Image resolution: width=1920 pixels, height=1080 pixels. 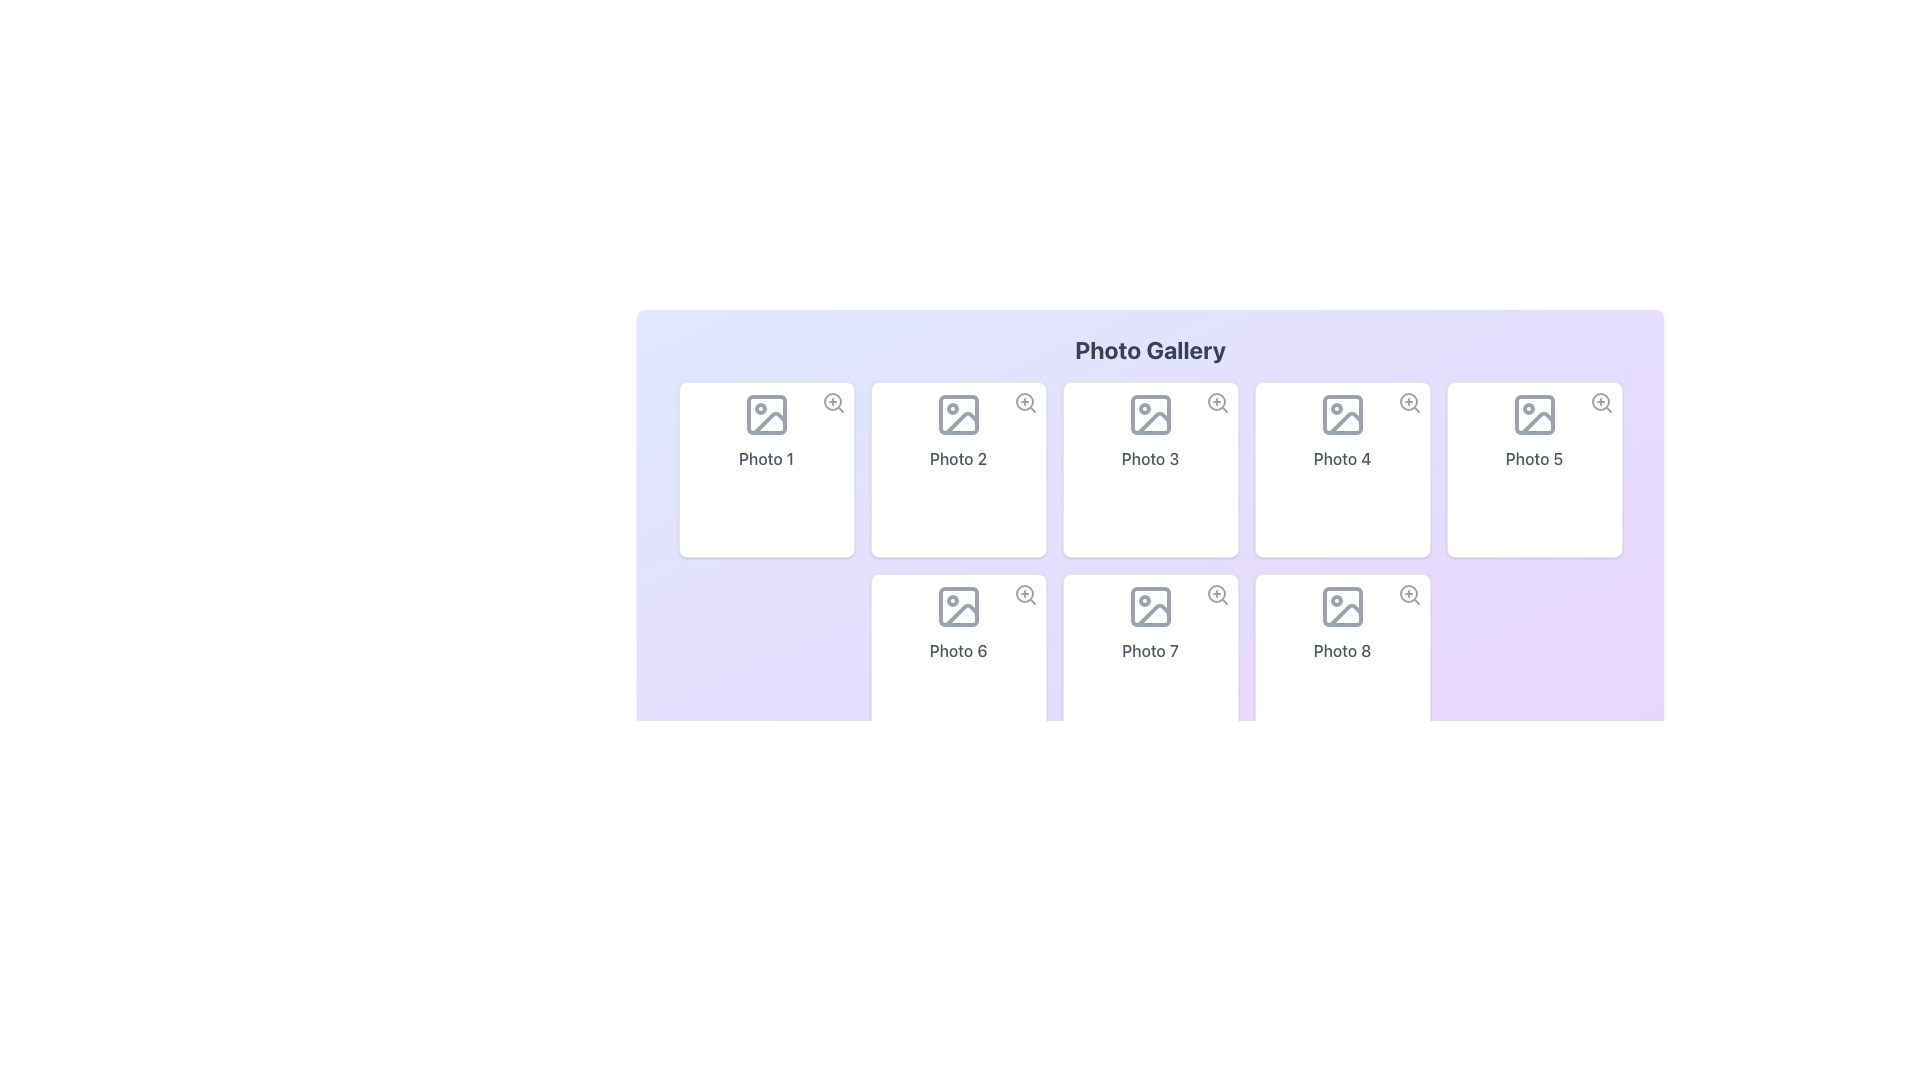 I want to click on the icon located at the center-top of the 'Photo 4' card, which is outlined in gray and features a simplified landscape pictogram, so click(x=1342, y=414).